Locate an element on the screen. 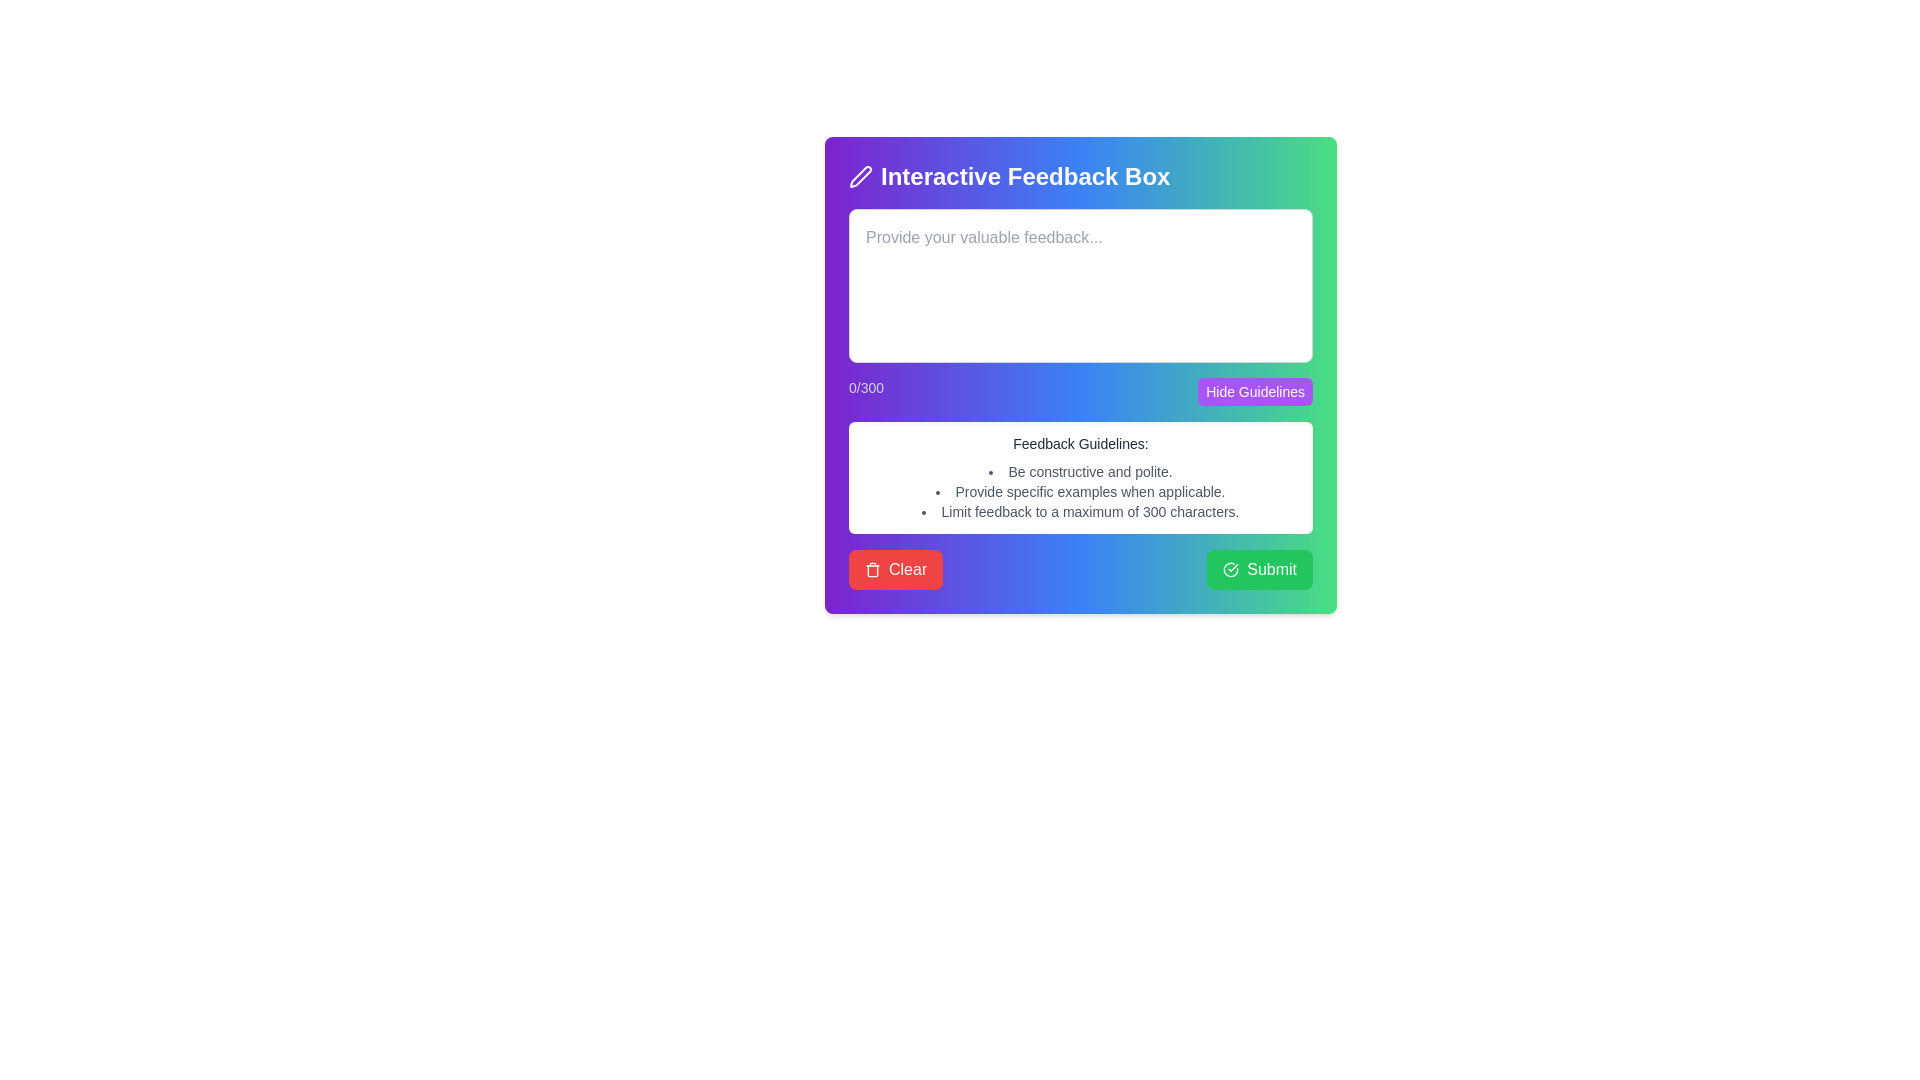 The width and height of the screenshot is (1920, 1080). the rectangular button with a purple background labeled 'Hide Guidelines' is located at coordinates (1254, 392).